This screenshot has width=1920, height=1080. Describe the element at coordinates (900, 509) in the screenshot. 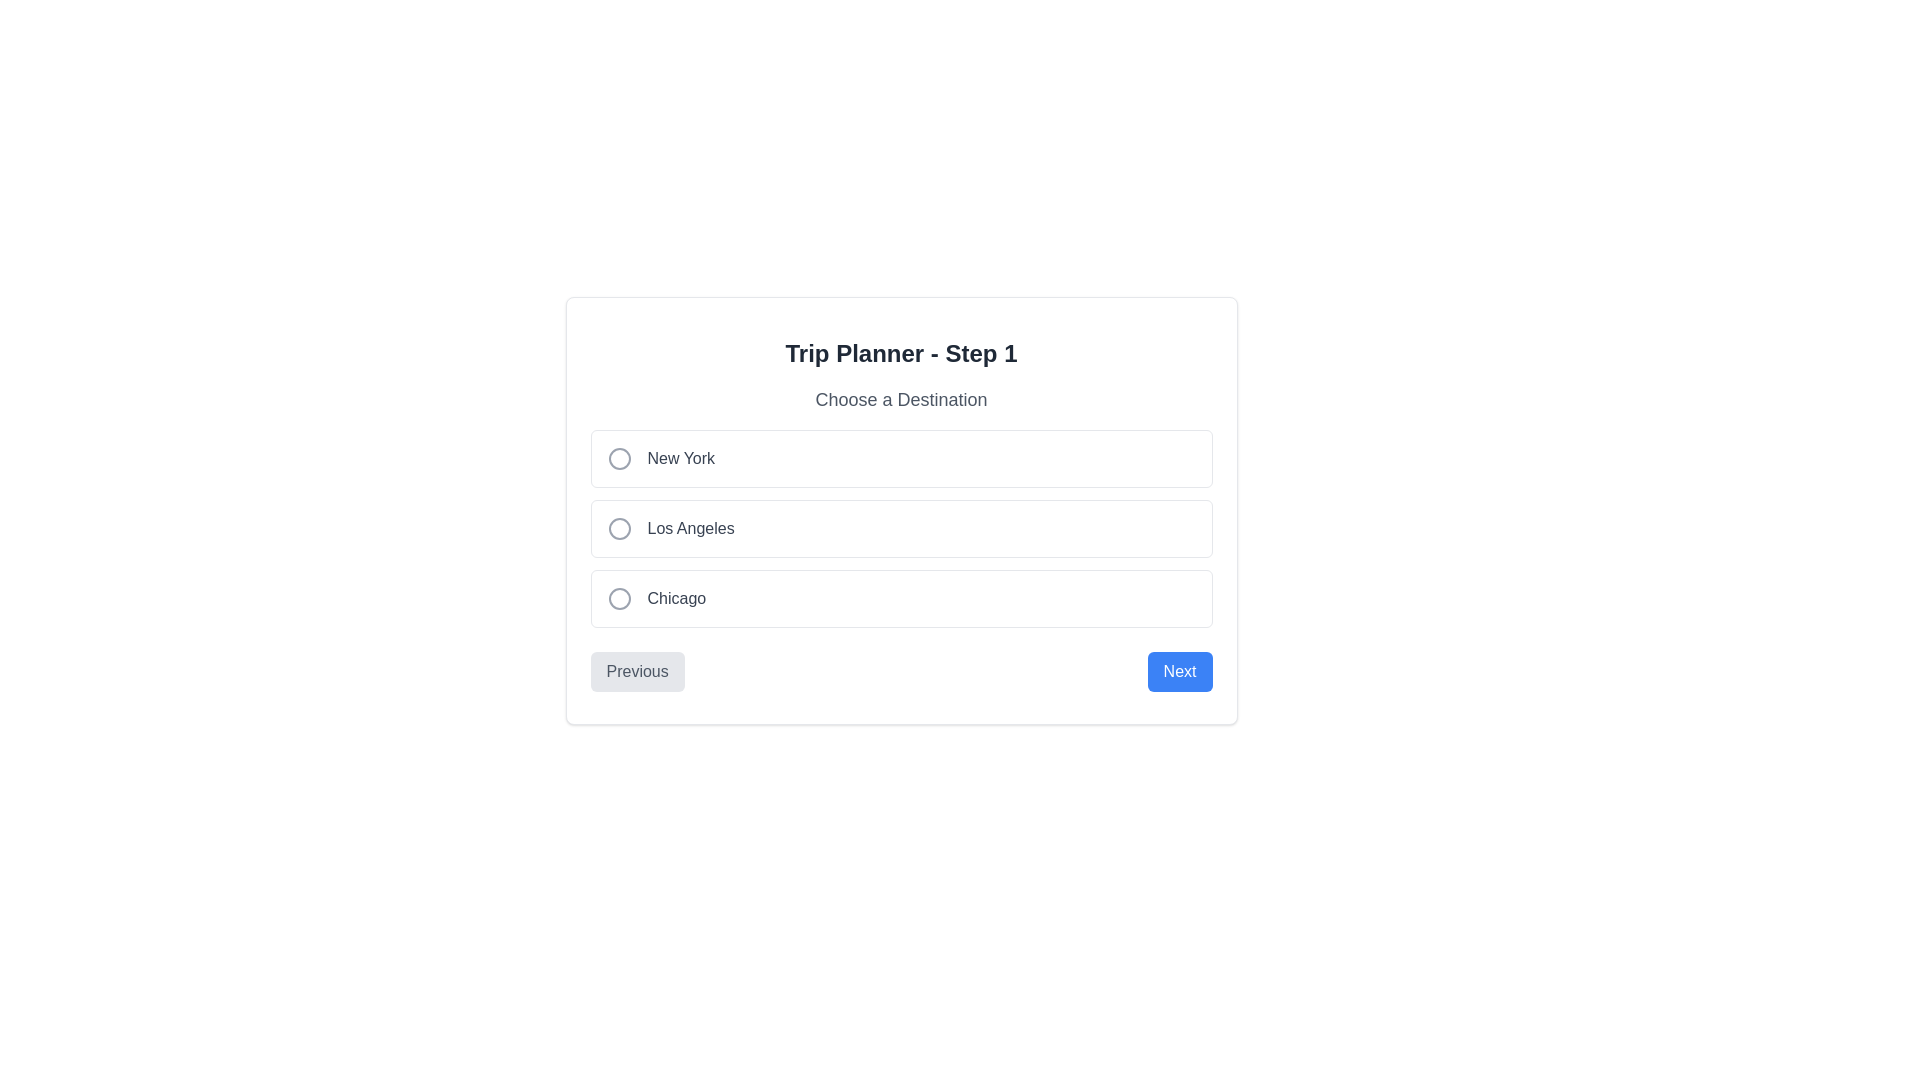

I see `the 'Los Angeles' radio button option` at that location.